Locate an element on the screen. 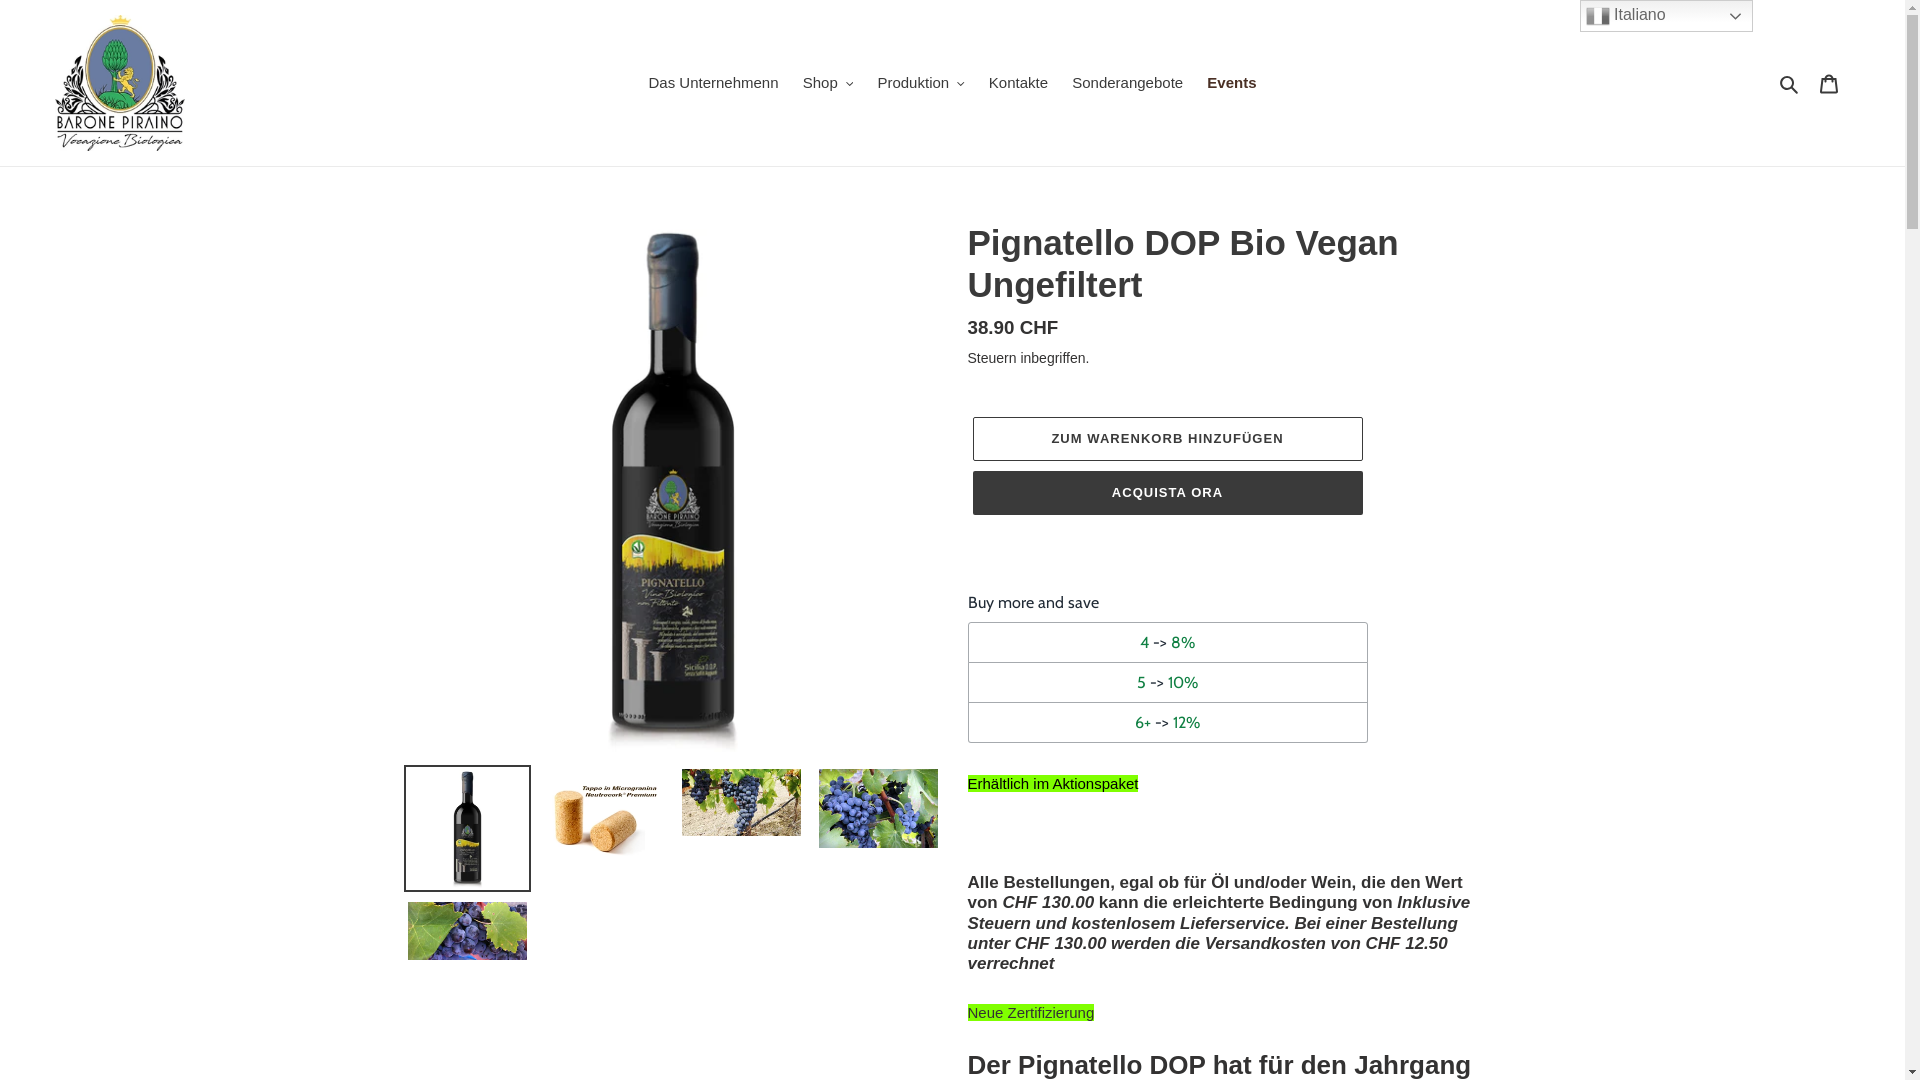  'Shop' is located at coordinates (828, 82).